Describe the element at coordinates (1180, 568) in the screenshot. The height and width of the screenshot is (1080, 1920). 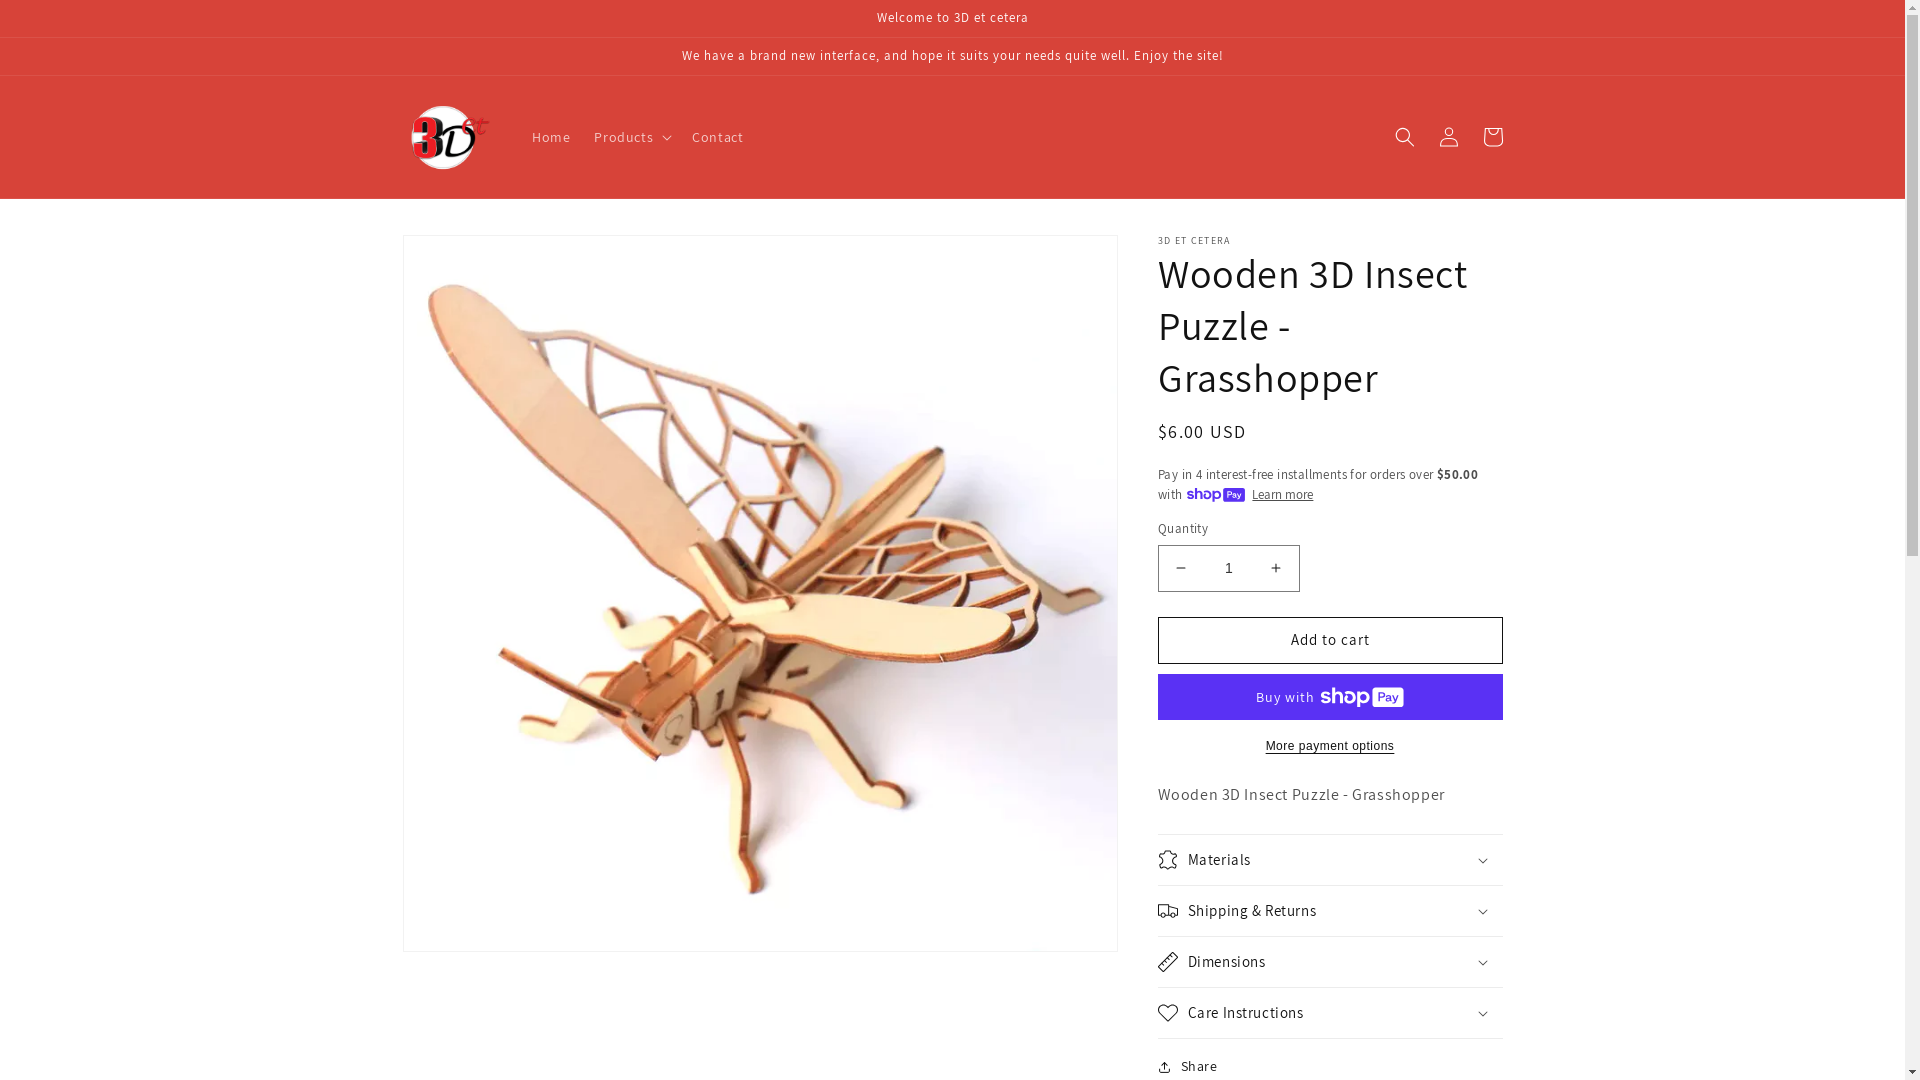
I see `'Decrease quantity for Wooden 3D Insect Puzzle - Grasshopper'` at that location.